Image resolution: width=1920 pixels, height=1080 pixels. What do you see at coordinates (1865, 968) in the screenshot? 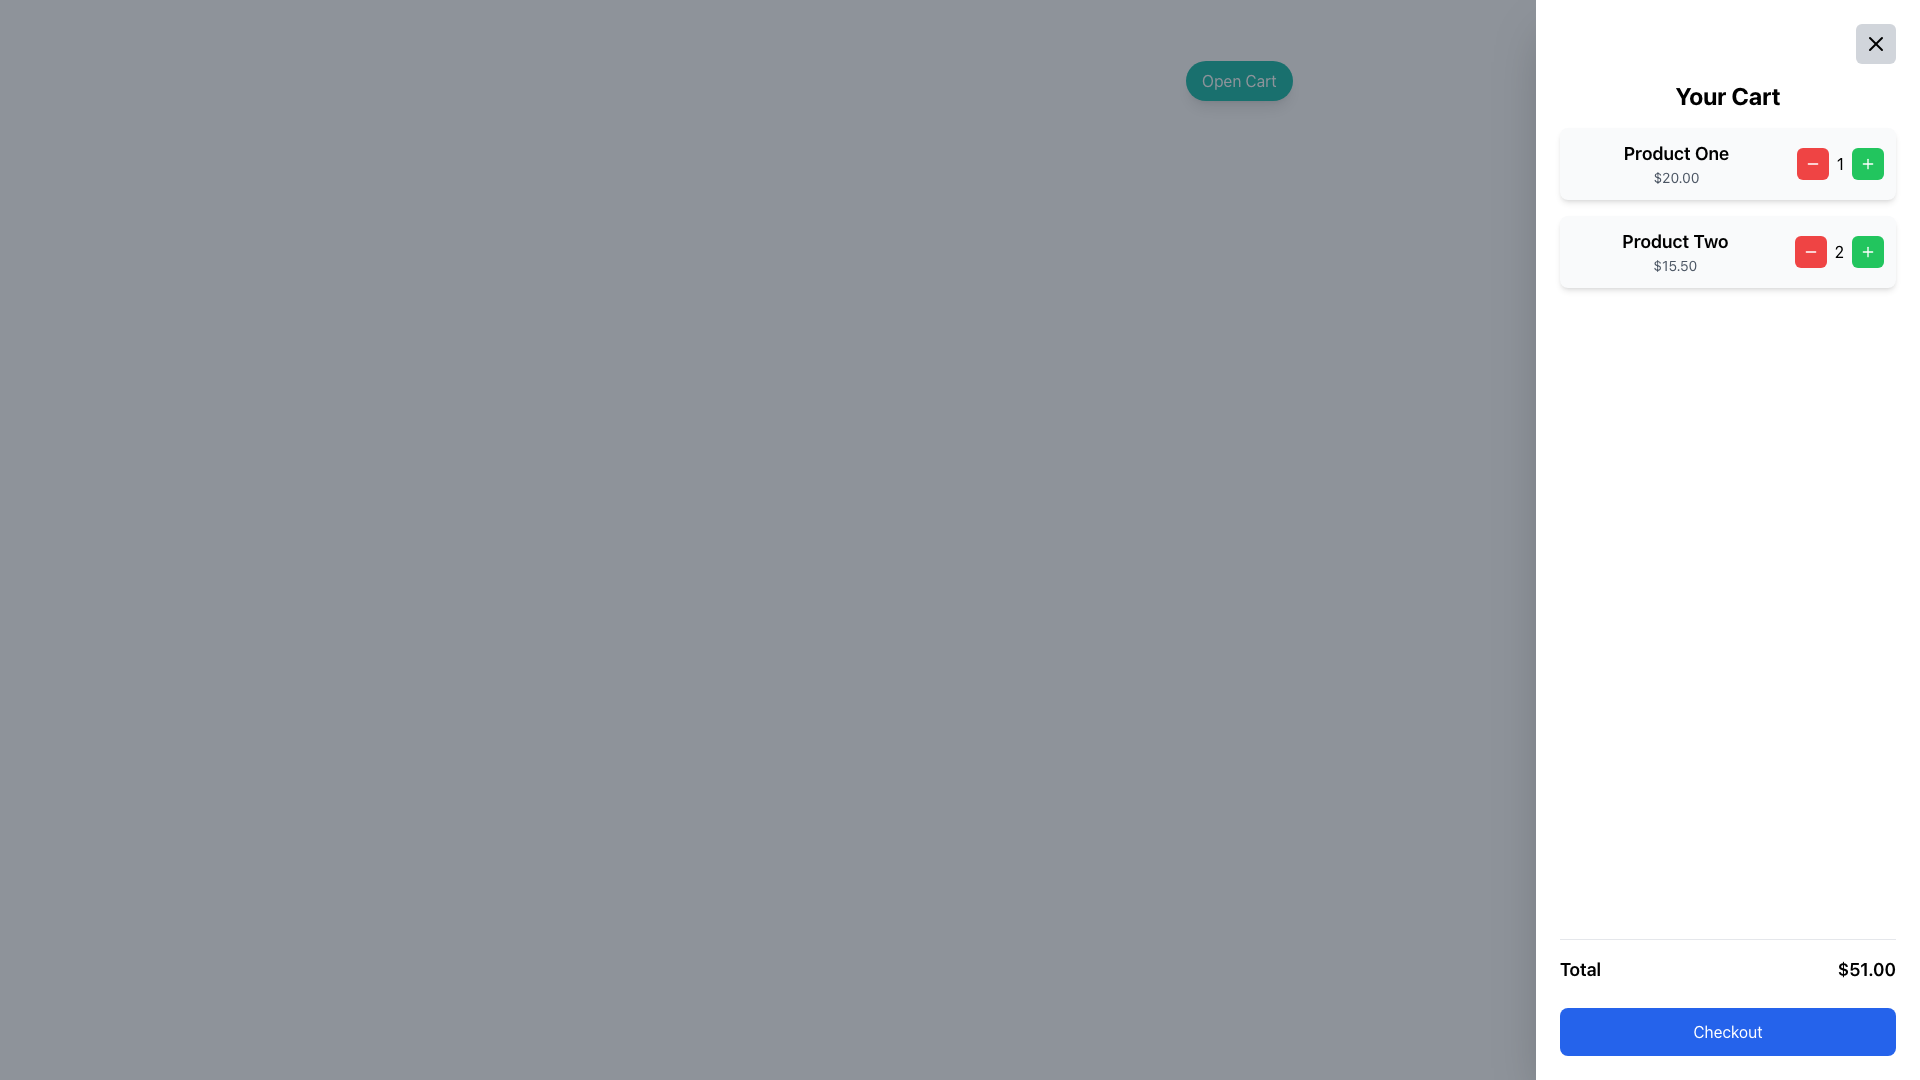
I see `the static display element that shows the total cost of the items in the user's cart, positioned to the far right of the line, directly above the blue 'Checkout' button` at bounding box center [1865, 968].